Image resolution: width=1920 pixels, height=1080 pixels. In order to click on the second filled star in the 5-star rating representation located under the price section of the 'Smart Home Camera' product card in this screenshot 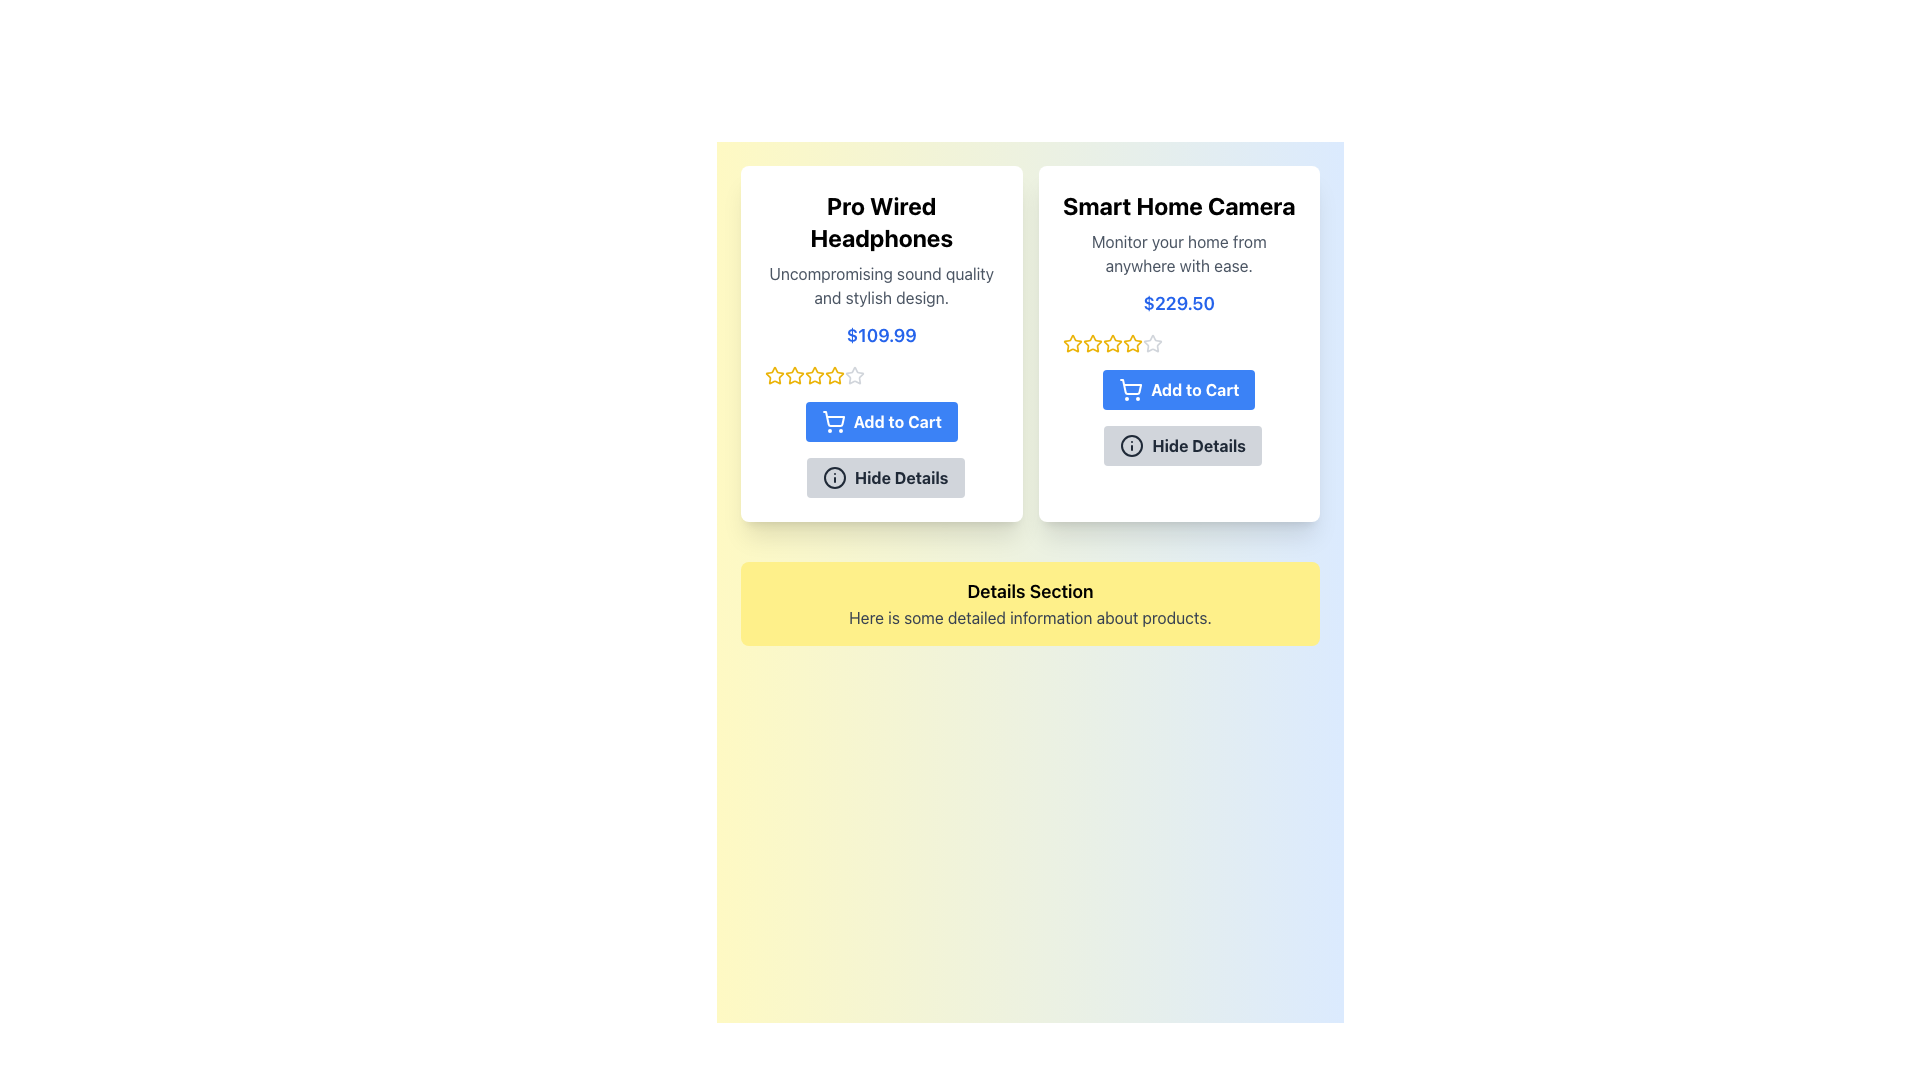, I will do `click(1091, 342)`.